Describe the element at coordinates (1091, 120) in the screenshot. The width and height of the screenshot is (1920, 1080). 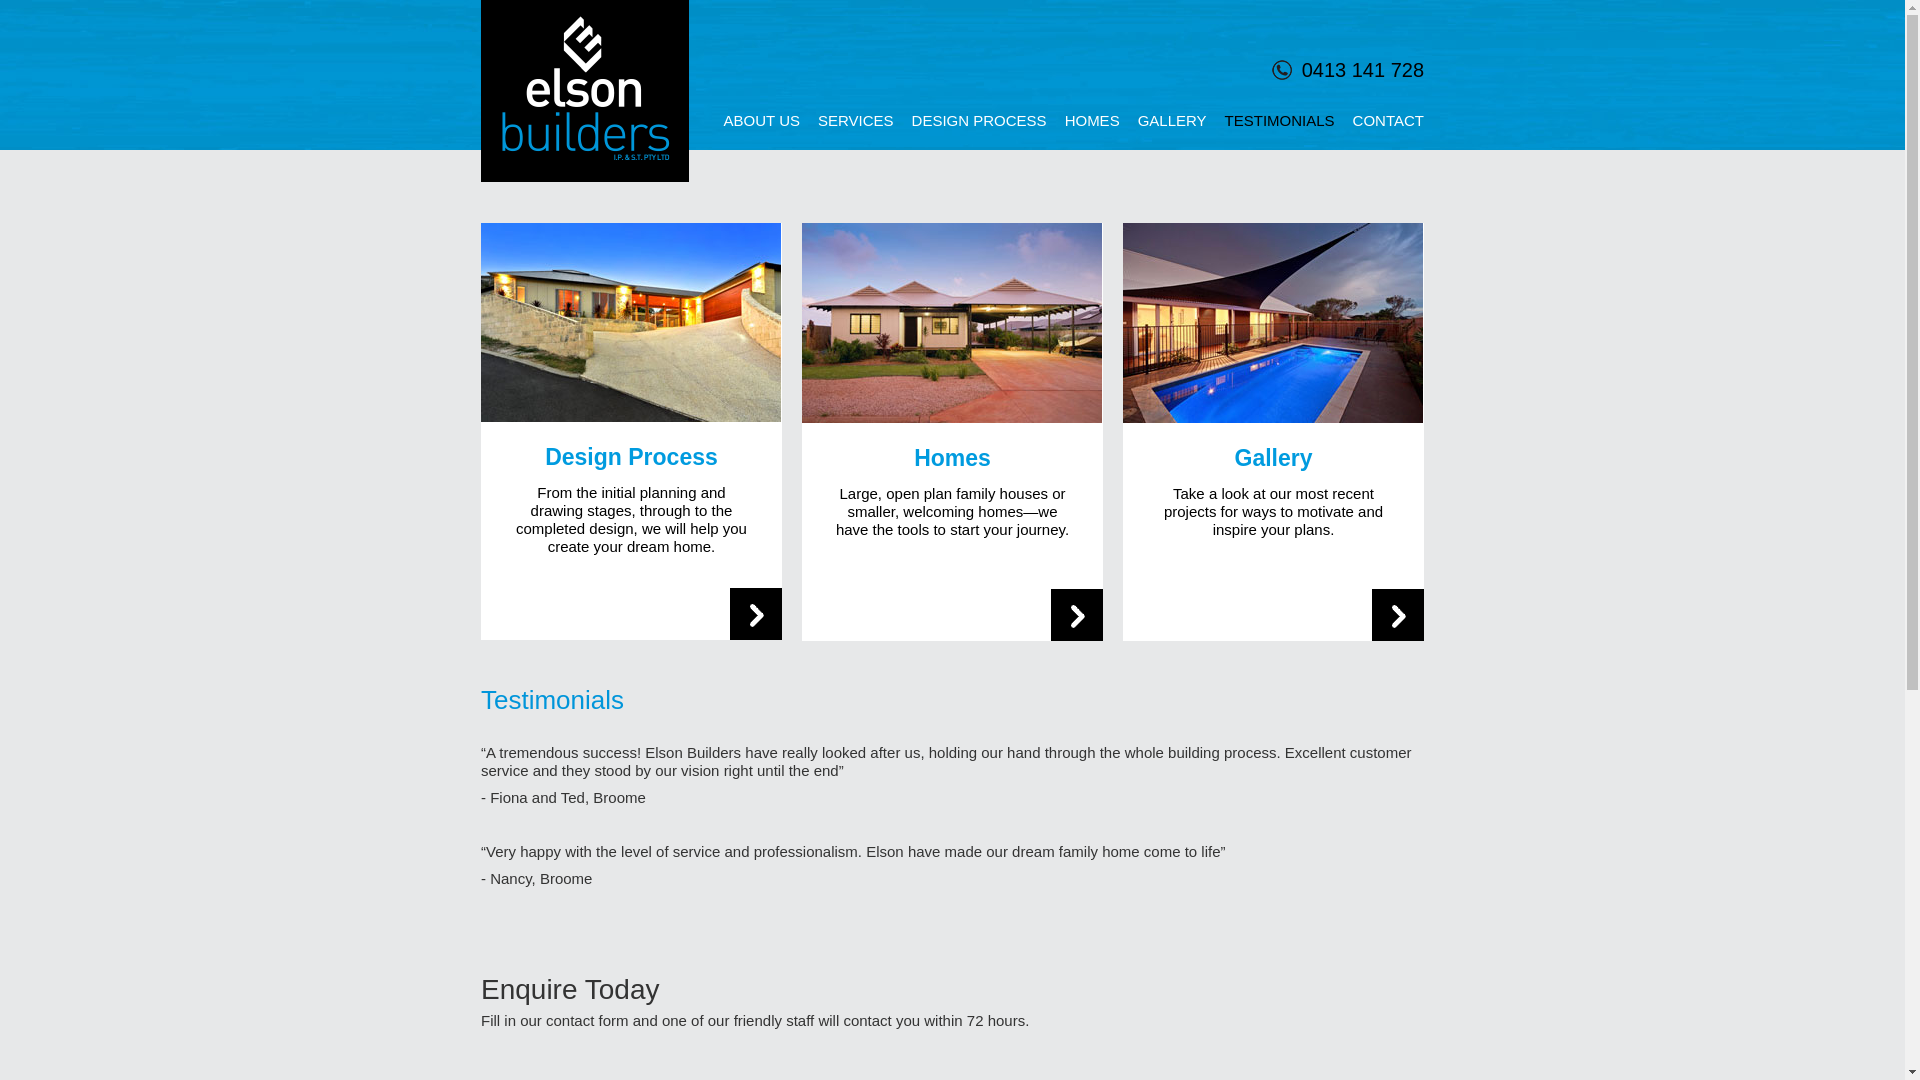
I see `'HOMES'` at that location.